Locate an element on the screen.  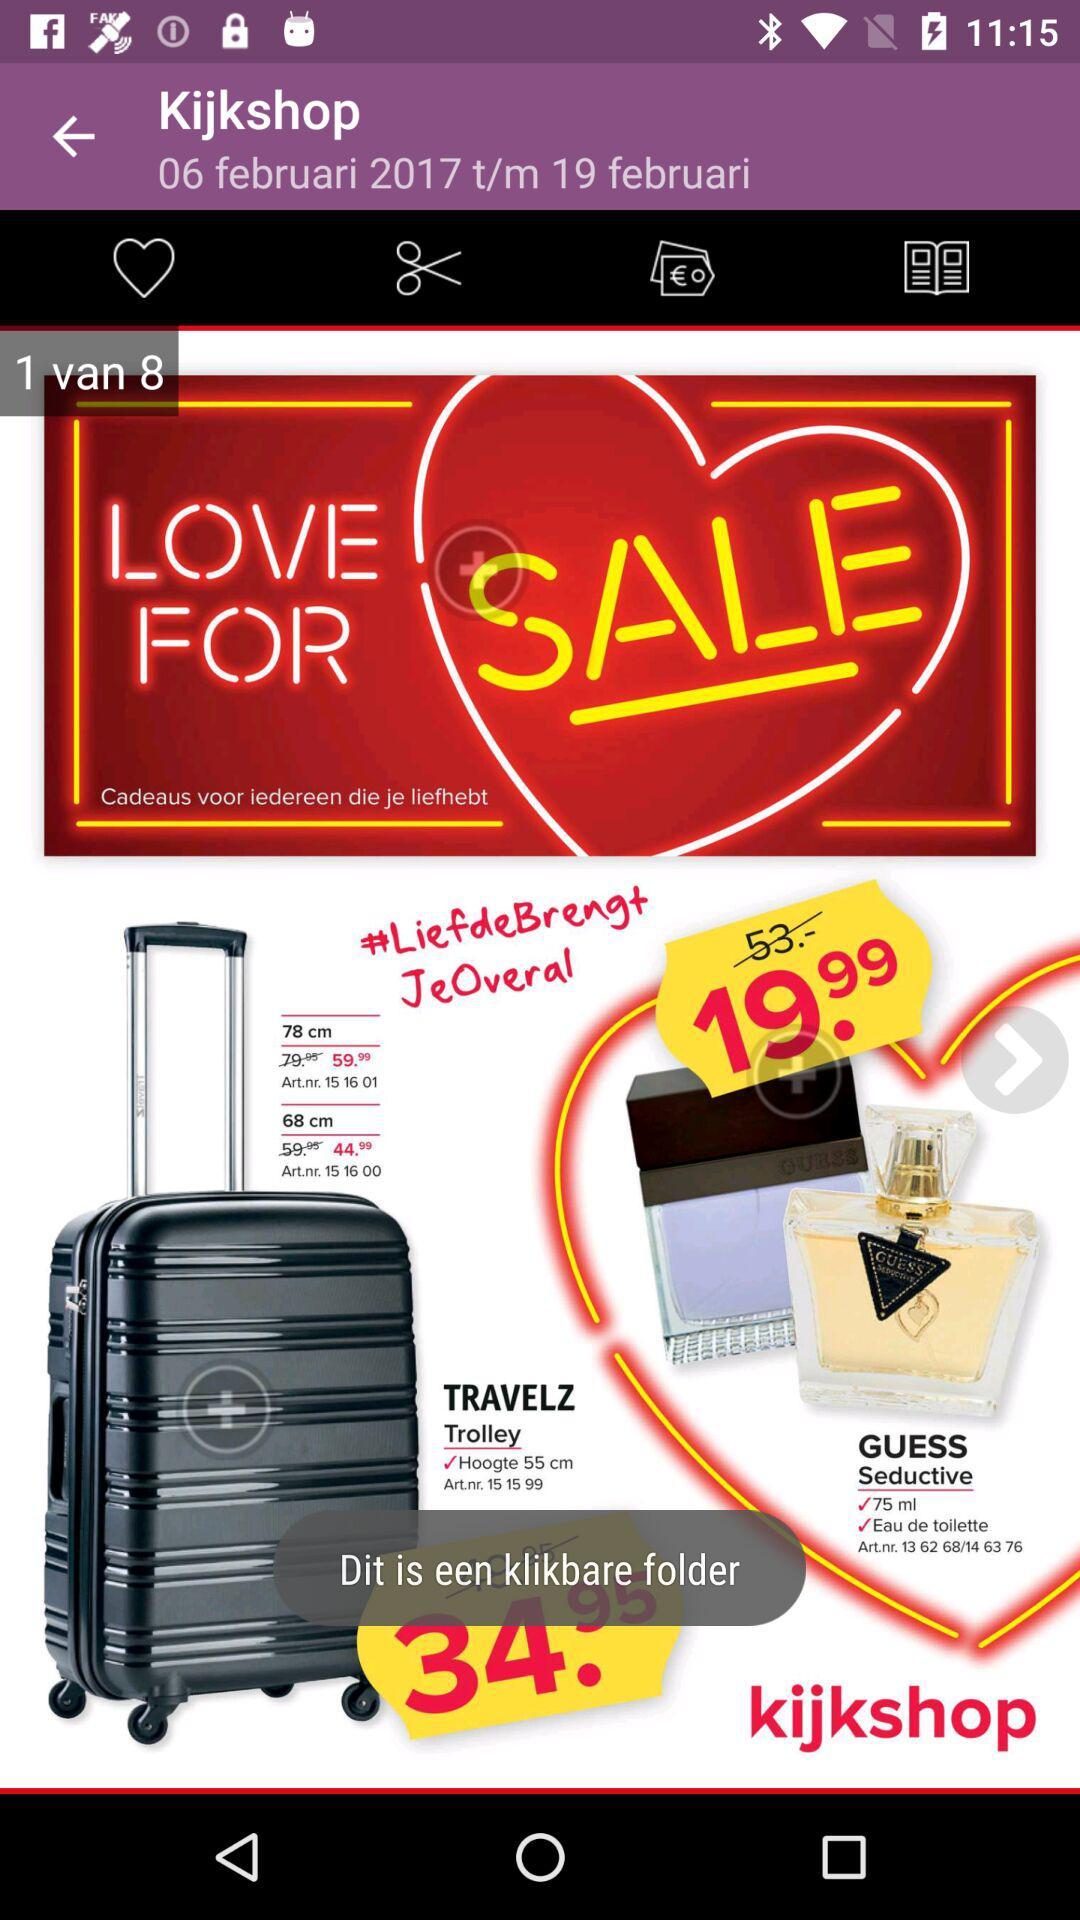
the icon below 06 februari 2017 is located at coordinates (681, 266).